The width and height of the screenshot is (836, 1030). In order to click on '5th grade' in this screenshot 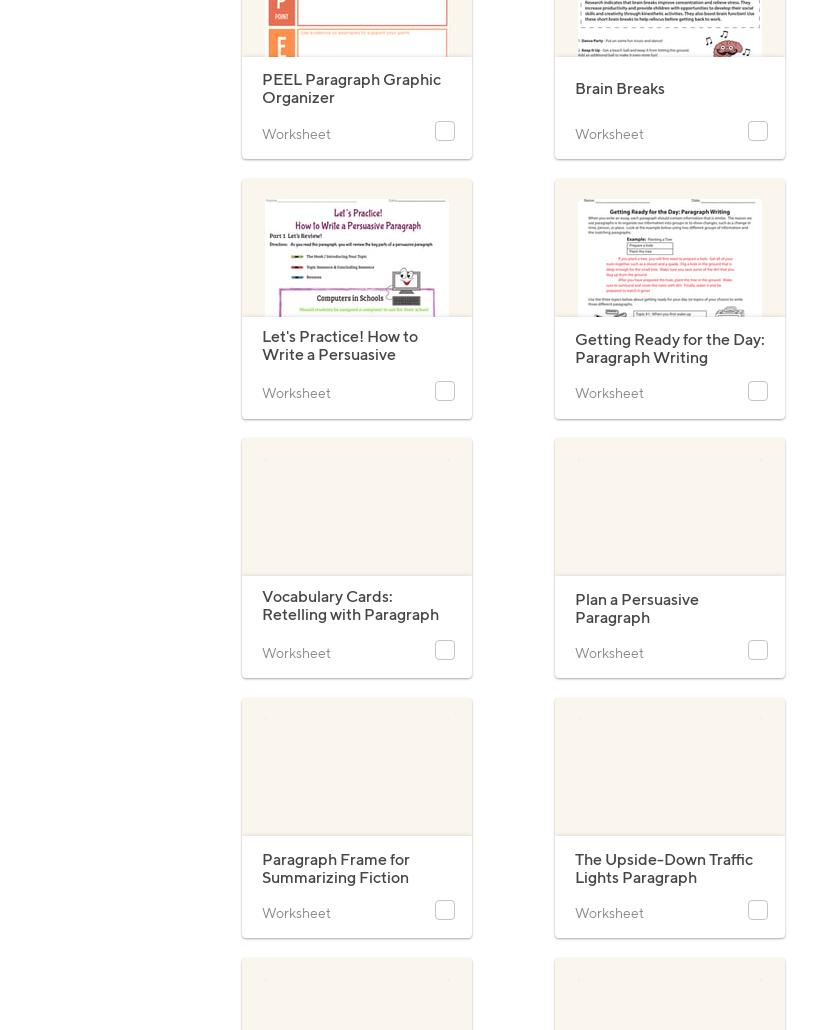, I will do `click(260, 200)`.